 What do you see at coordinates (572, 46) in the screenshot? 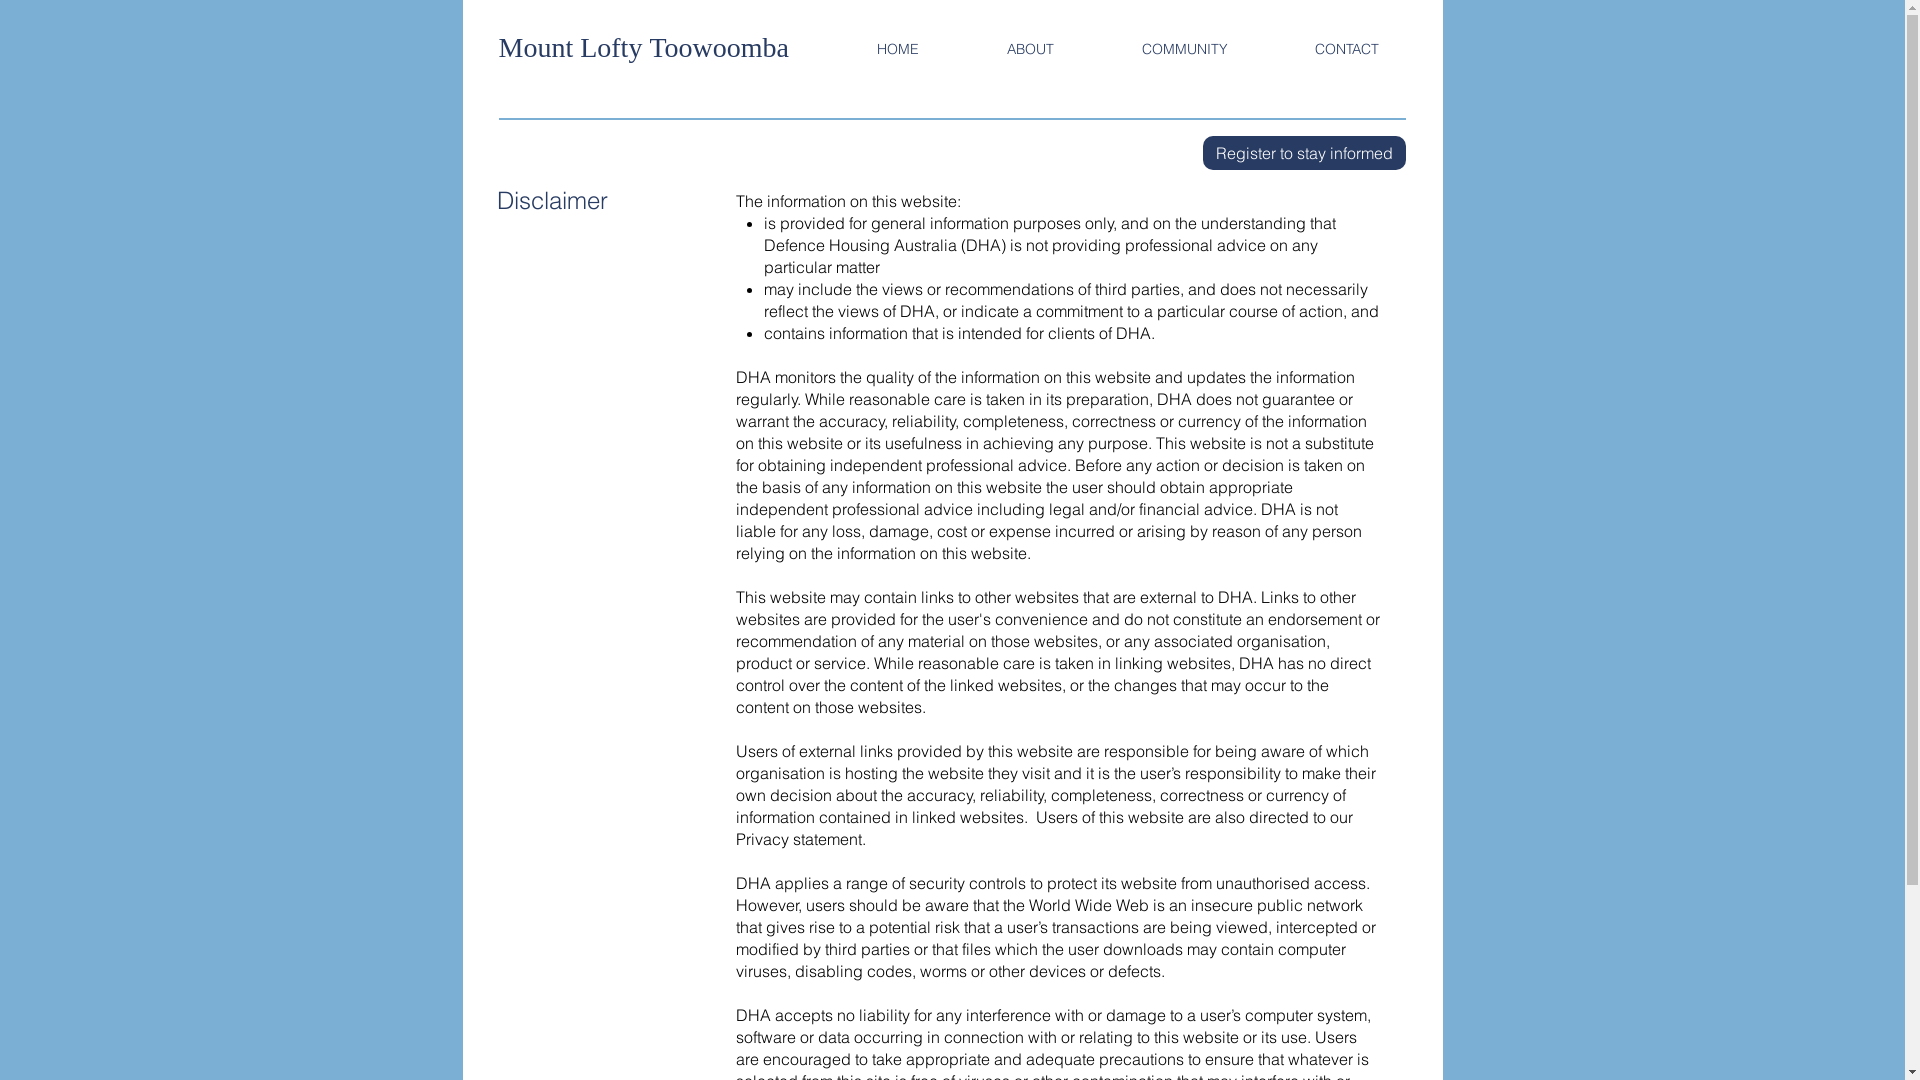
I see `'Mount Lofty'` at bounding box center [572, 46].